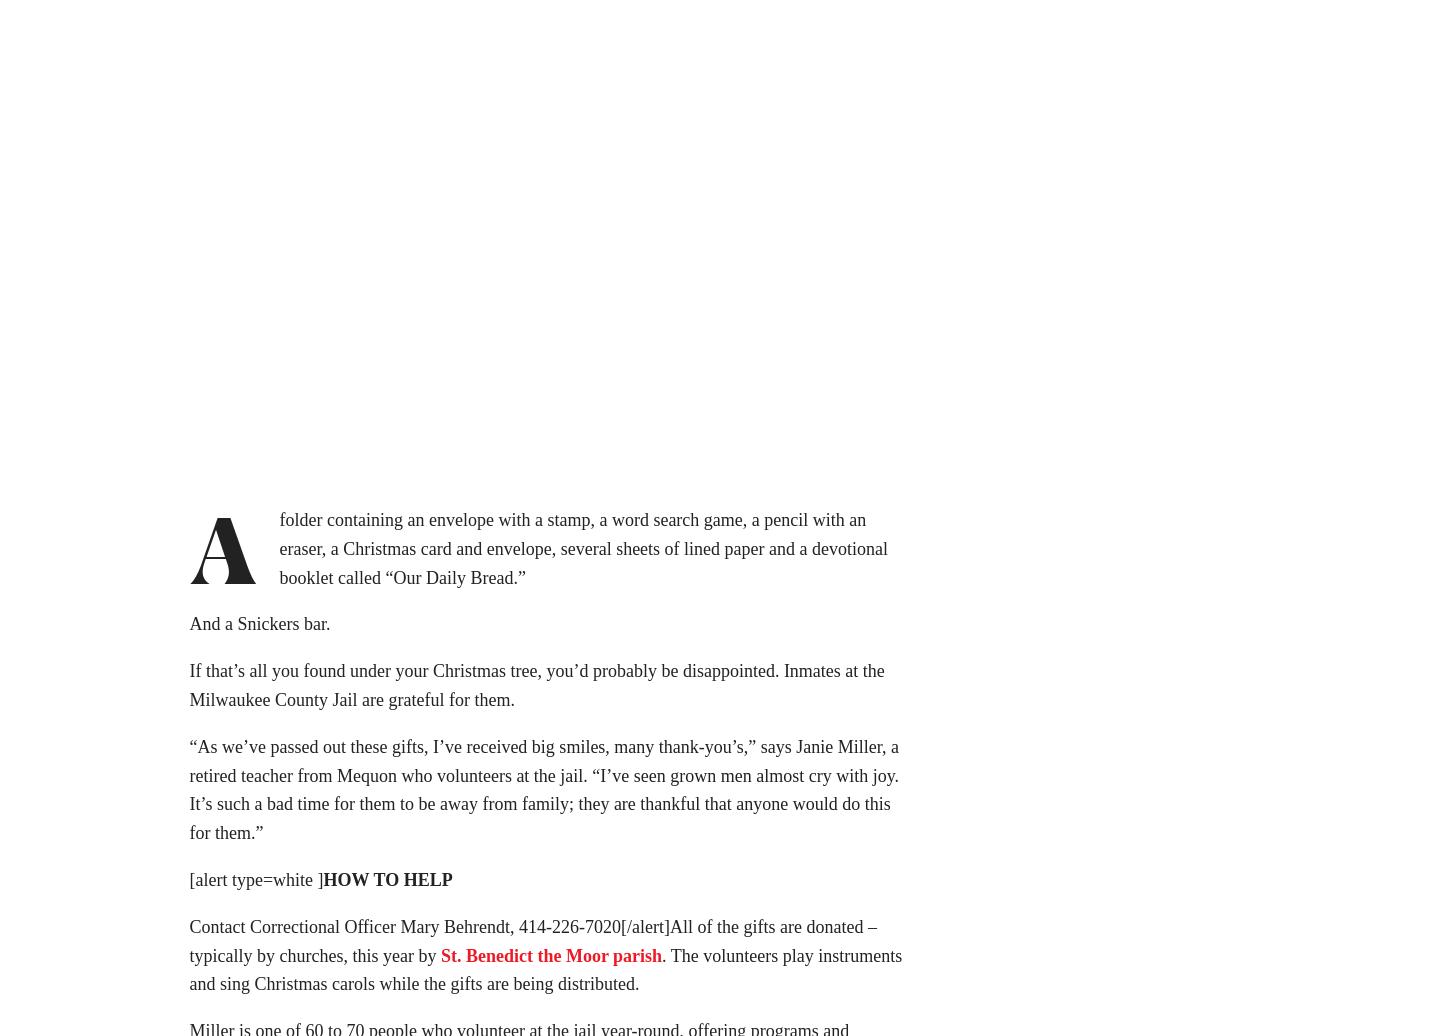  I want to click on 'And a Snickers bar.', so click(259, 629).